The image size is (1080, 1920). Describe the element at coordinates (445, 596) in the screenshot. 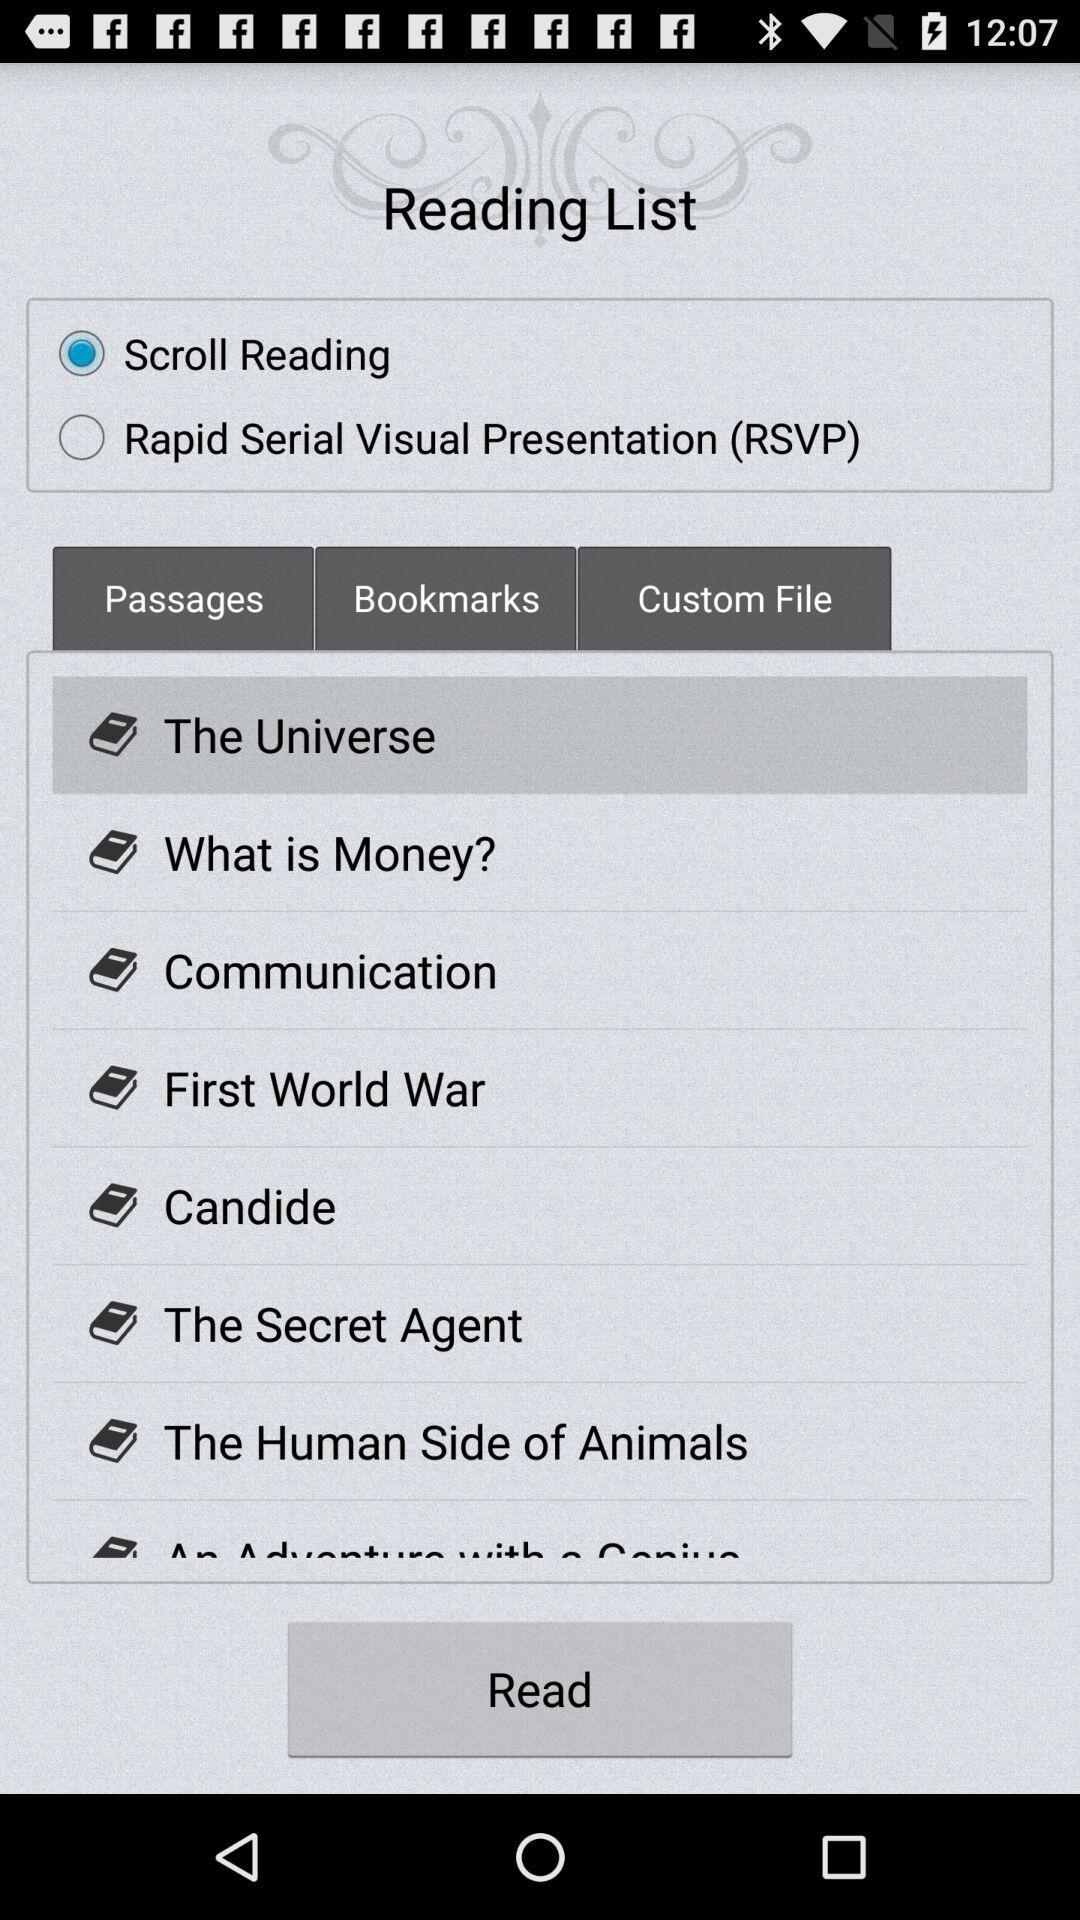

I see `item next to custom file item` at that location.